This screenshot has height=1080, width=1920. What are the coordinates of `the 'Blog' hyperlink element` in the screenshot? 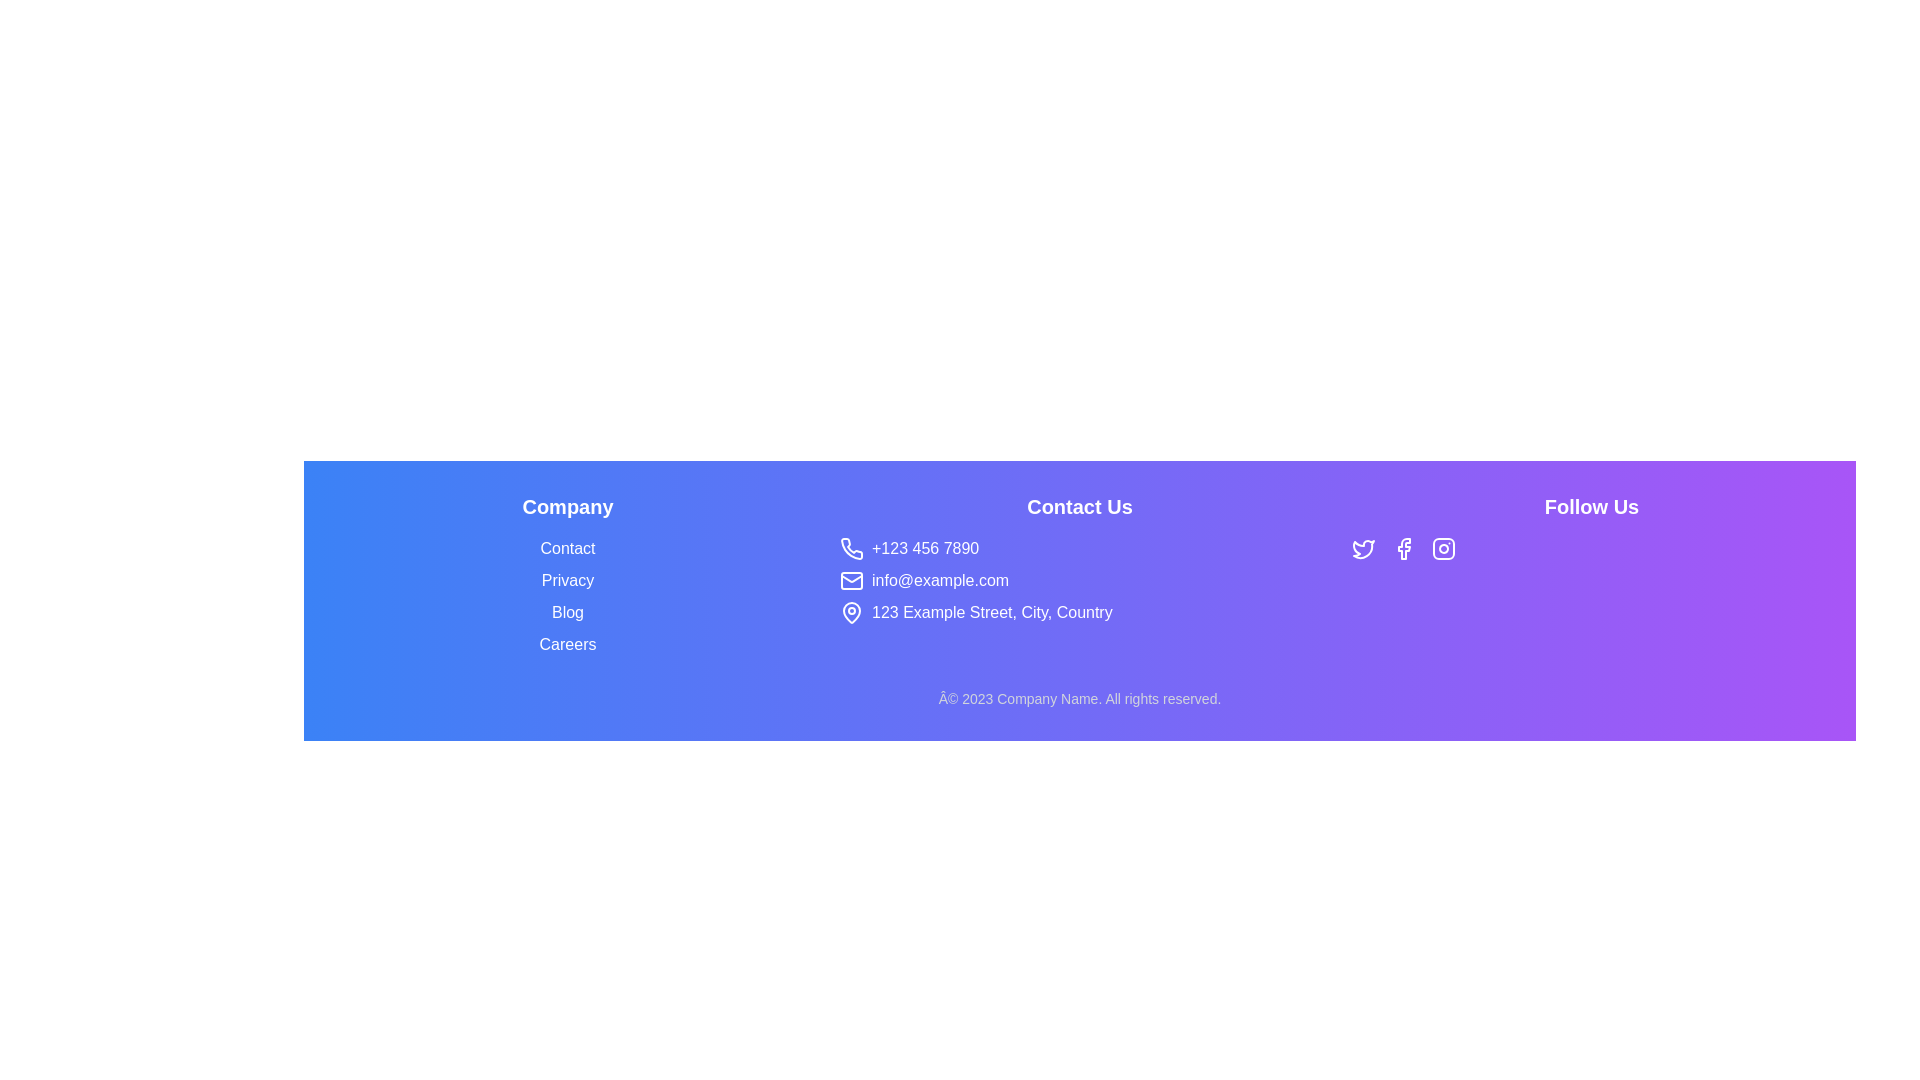 It's located at (566, 612).